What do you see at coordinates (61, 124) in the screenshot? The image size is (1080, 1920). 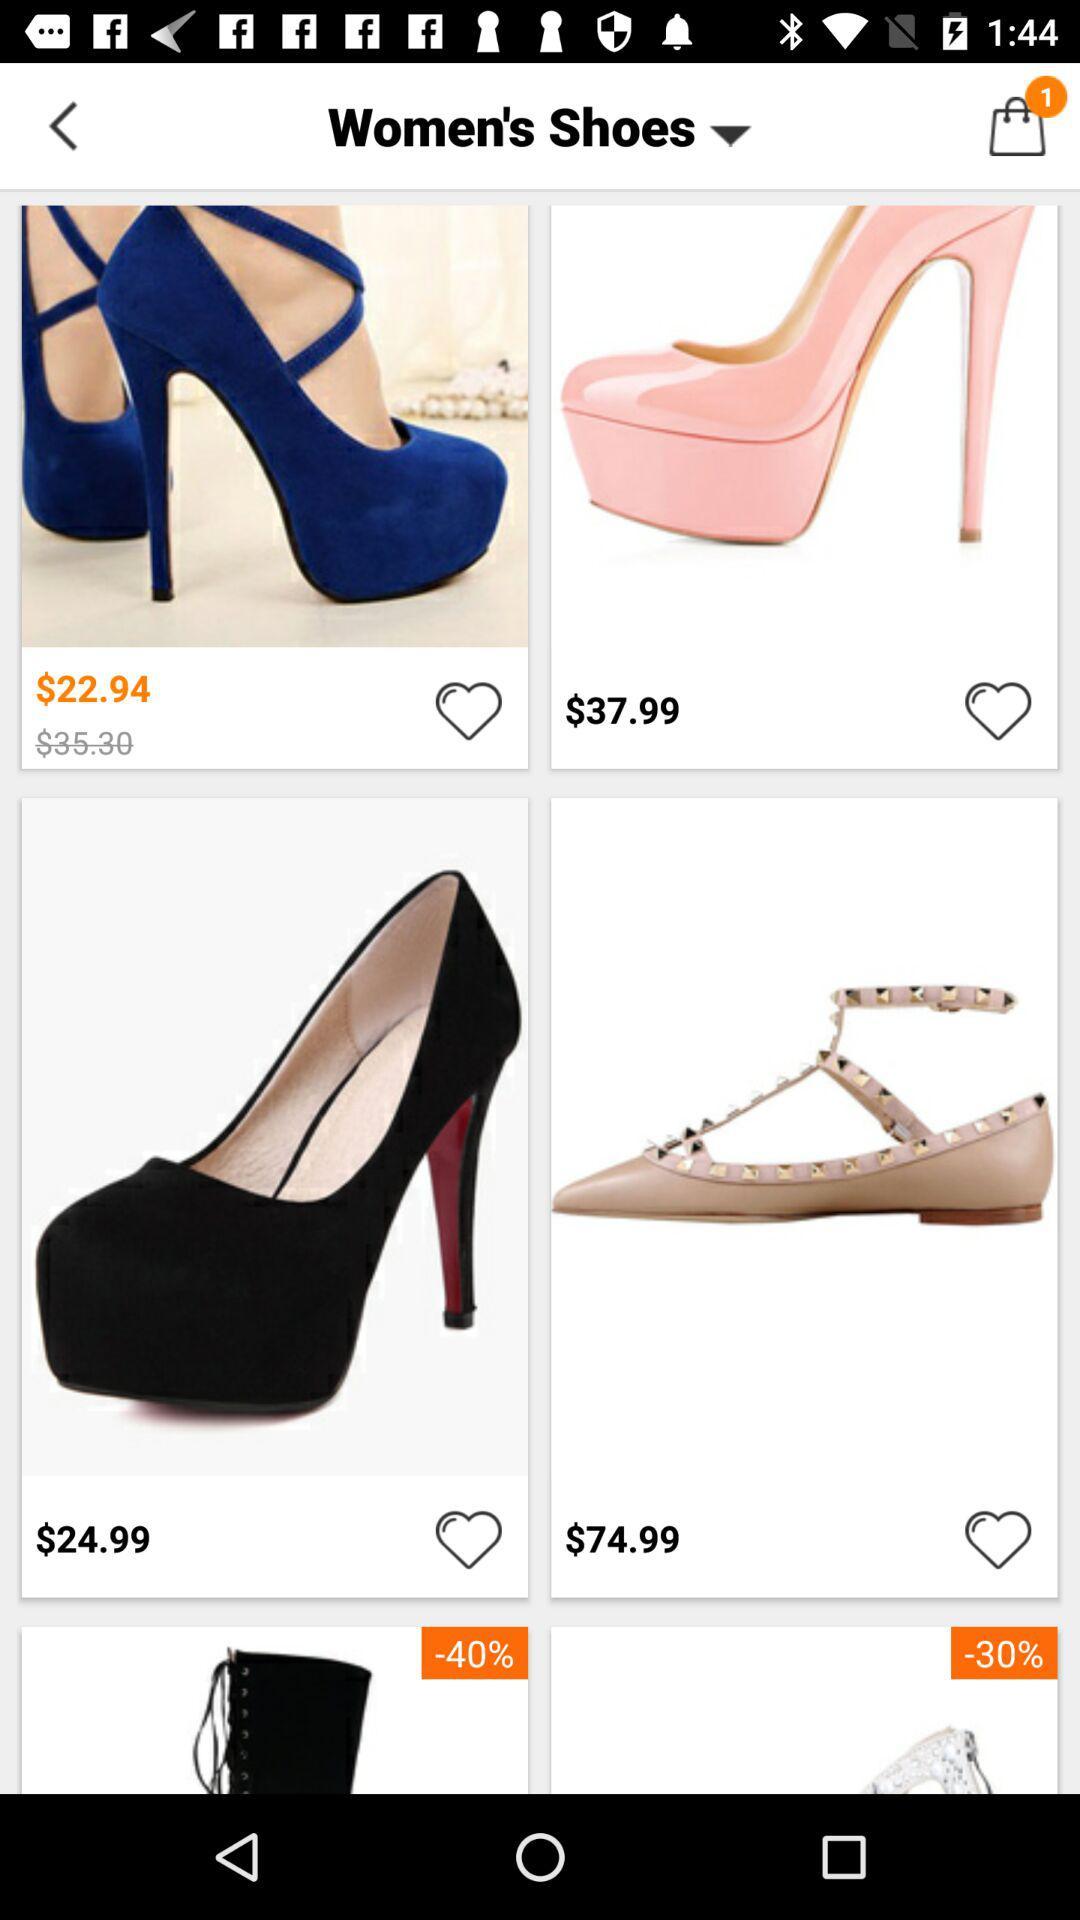 I see `go back` at bounding box center [61, 124].